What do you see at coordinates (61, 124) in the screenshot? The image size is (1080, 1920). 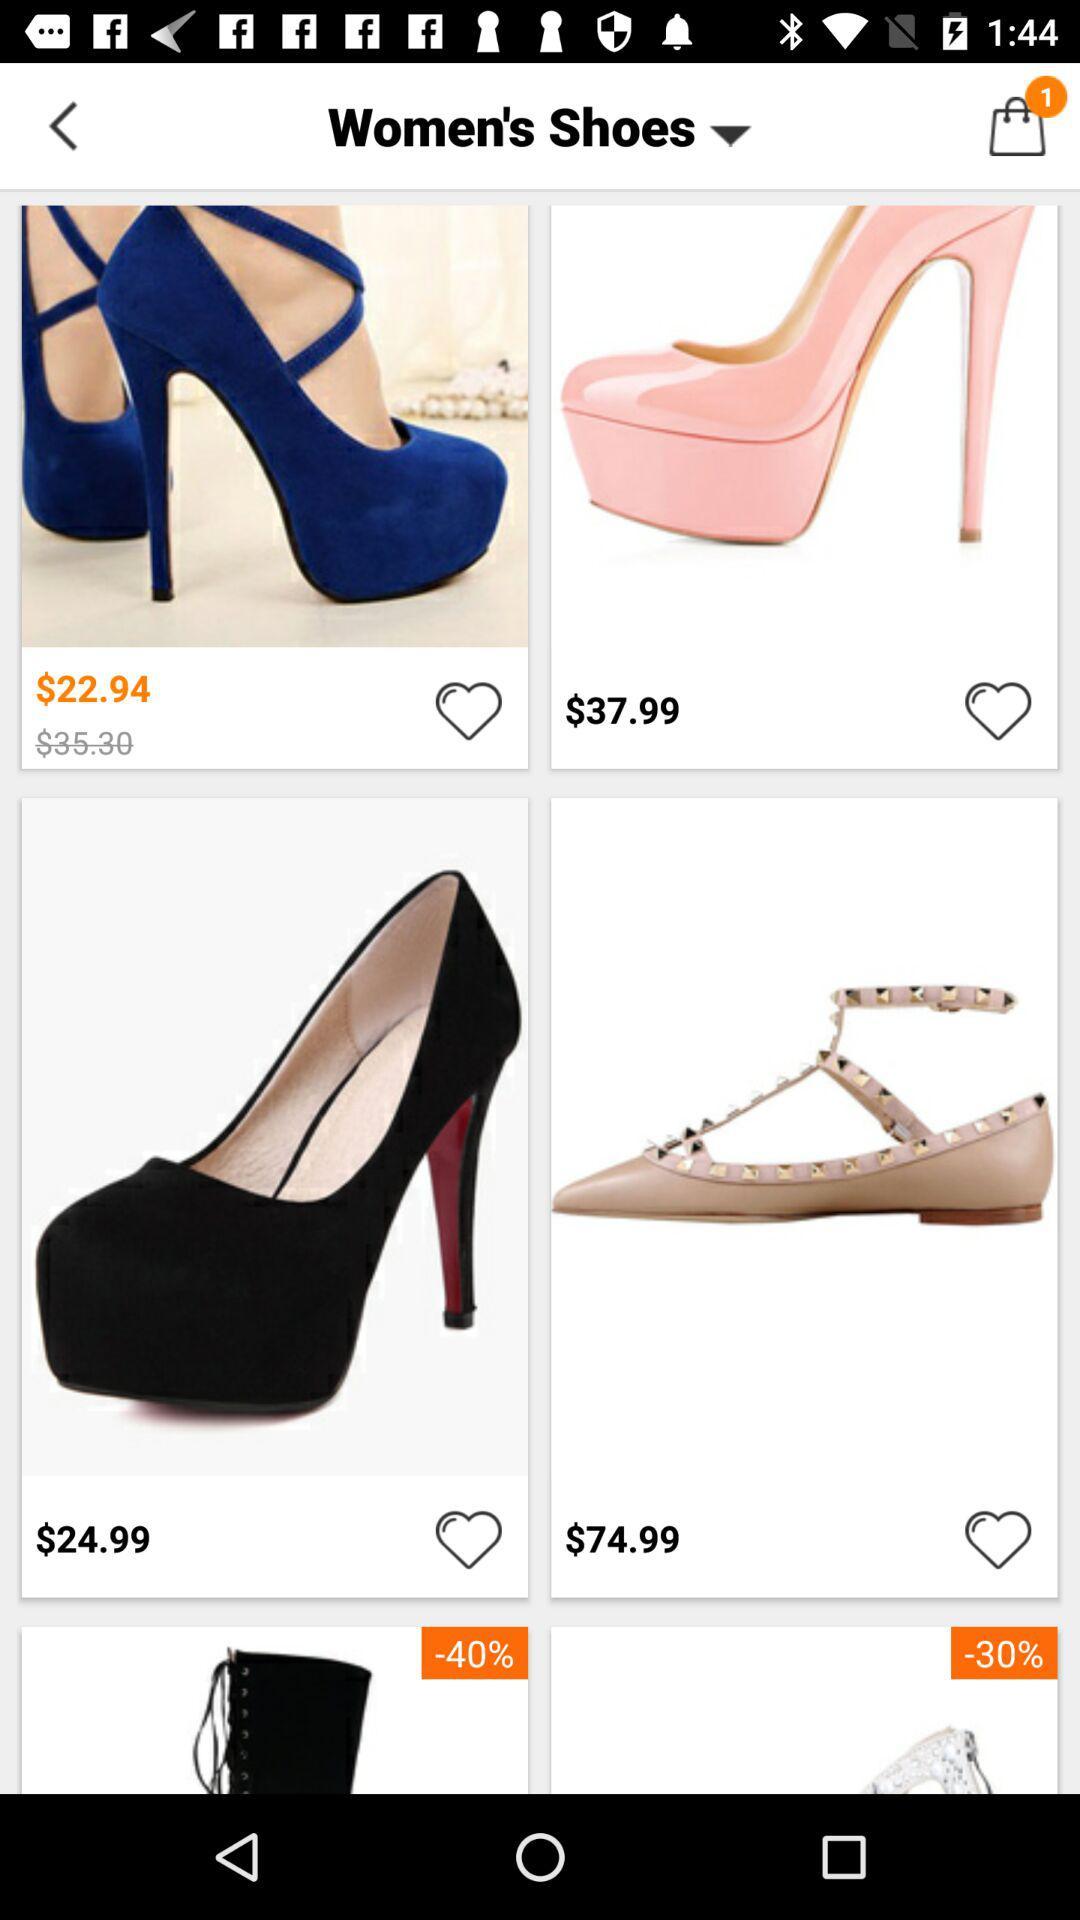 I see `go back` at bounding box center [61, 124].